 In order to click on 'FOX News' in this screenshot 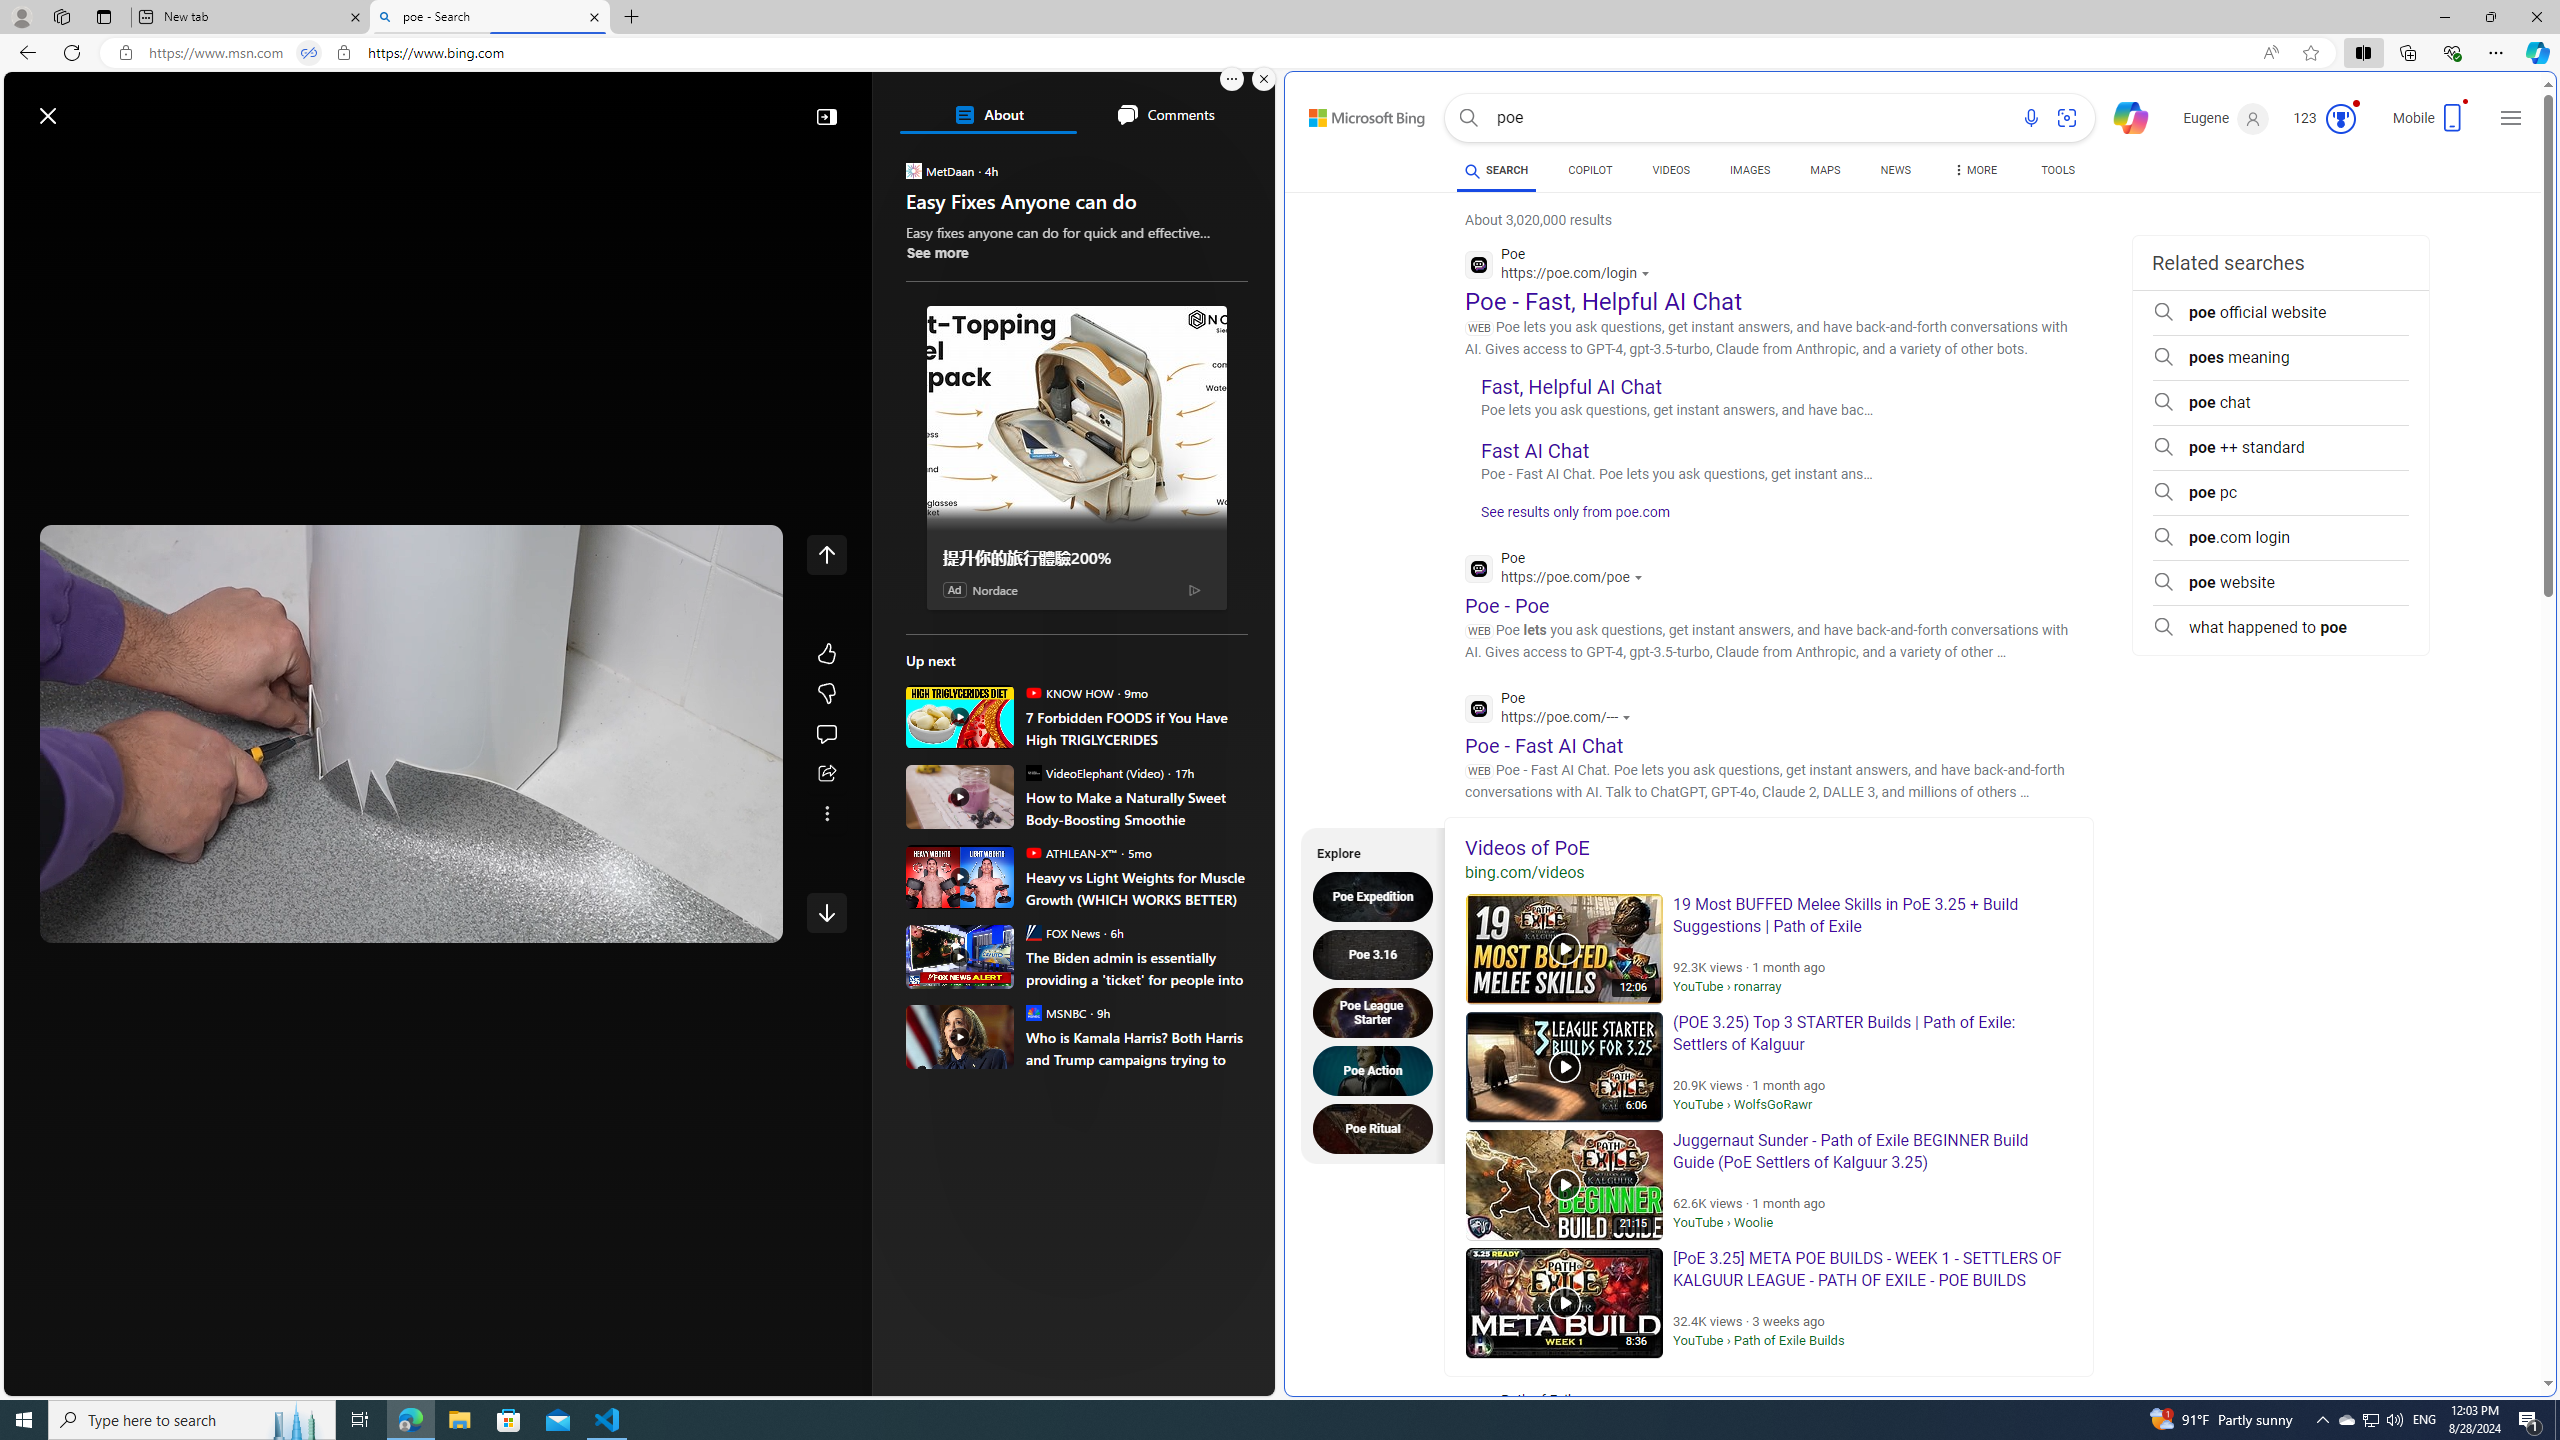, I will do `click(1031, 931)`.